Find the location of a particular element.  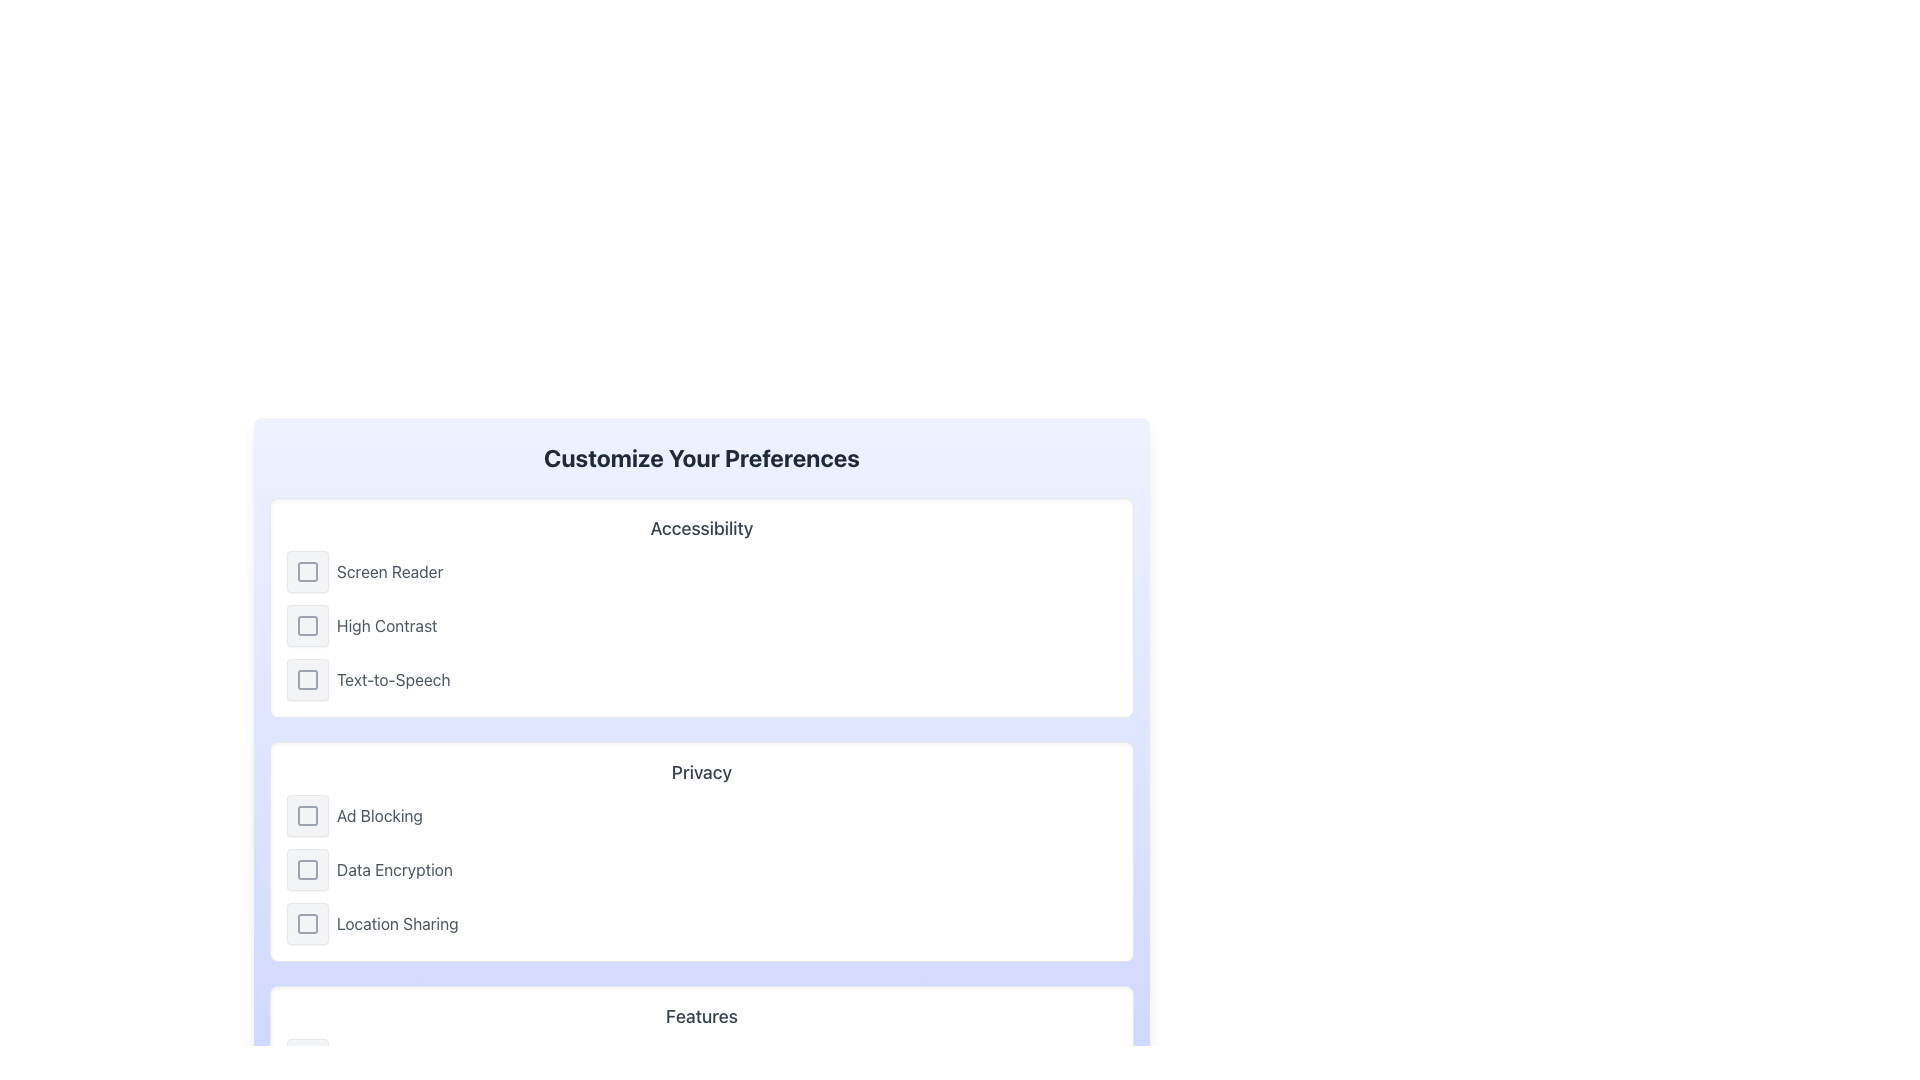

the checkbox labeled 'Location Sharing' is located at coordinates (701, 924).